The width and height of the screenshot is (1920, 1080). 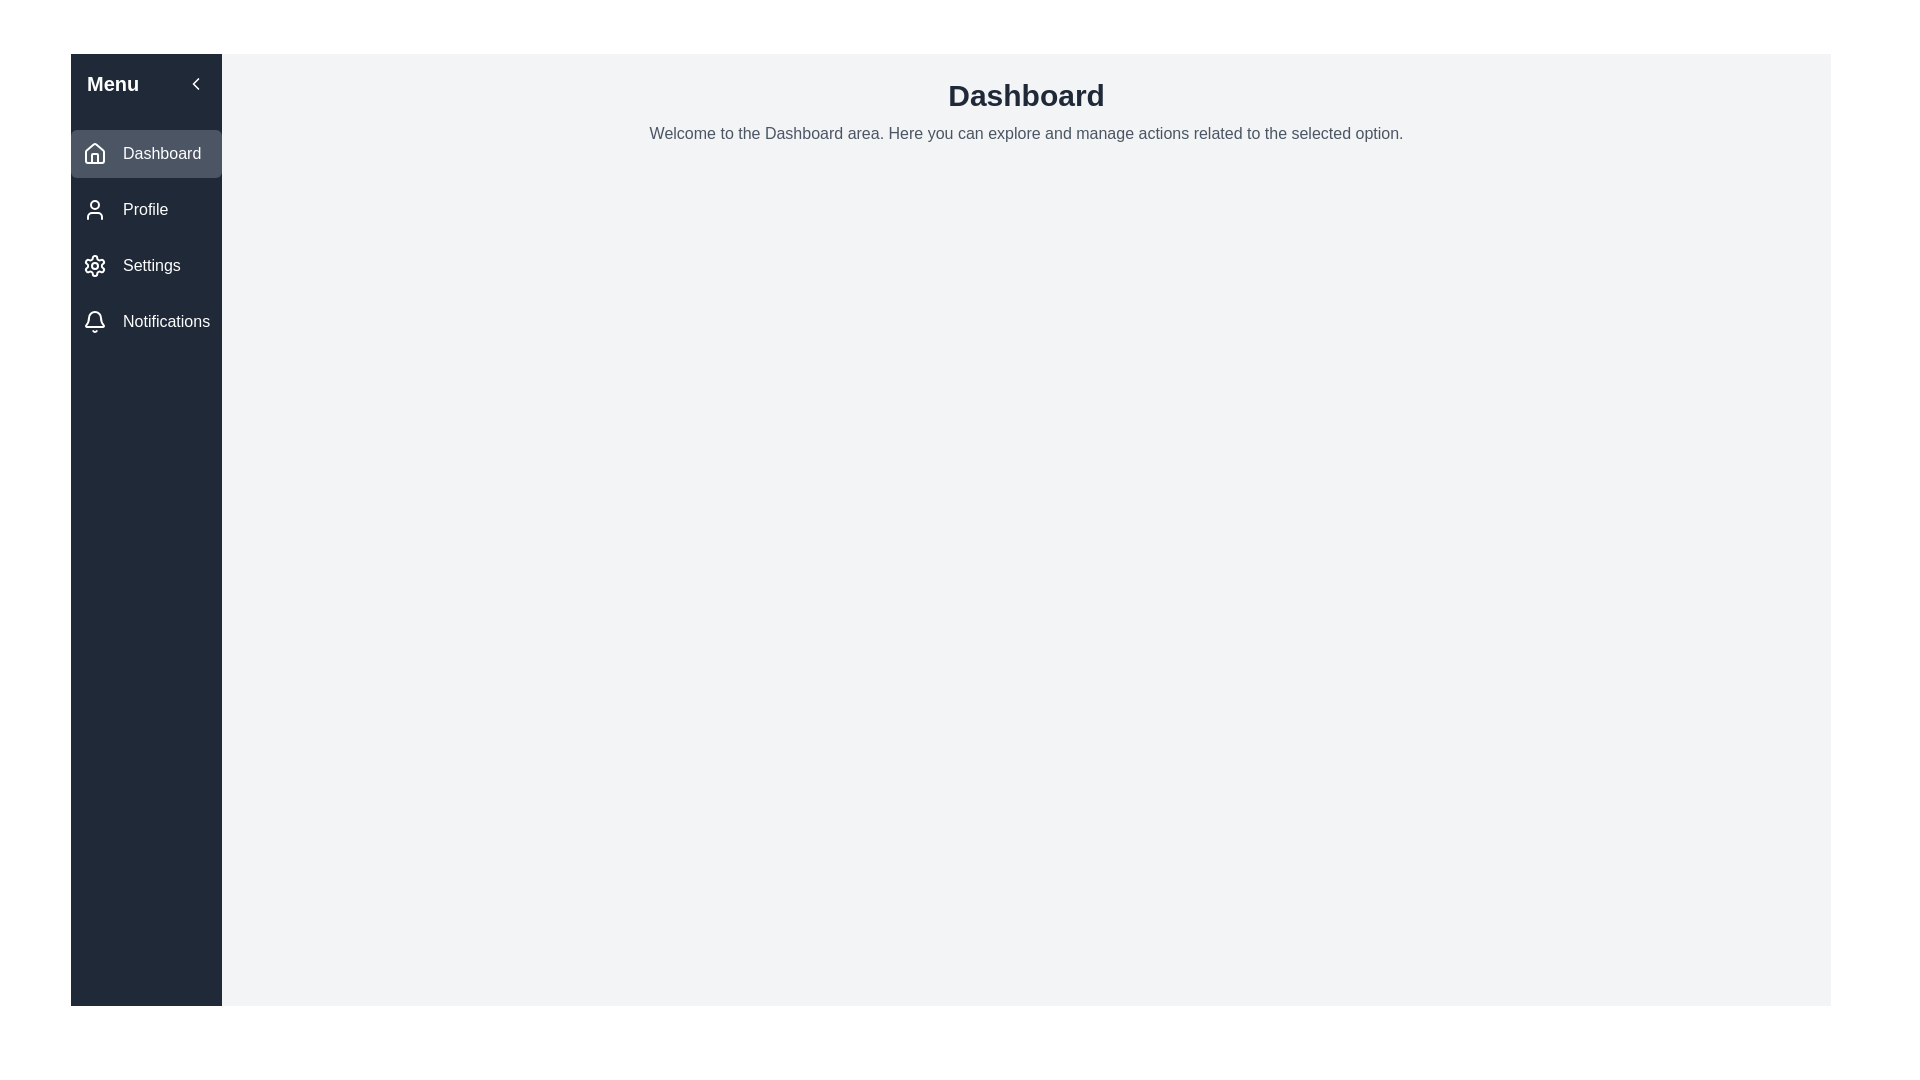 What do you see at coordinates (112, 83) in the screenshot?
I see `the bold 'Menu' text label located at the top-left of the vertical navigation panel` at bounding box center [112, 83].